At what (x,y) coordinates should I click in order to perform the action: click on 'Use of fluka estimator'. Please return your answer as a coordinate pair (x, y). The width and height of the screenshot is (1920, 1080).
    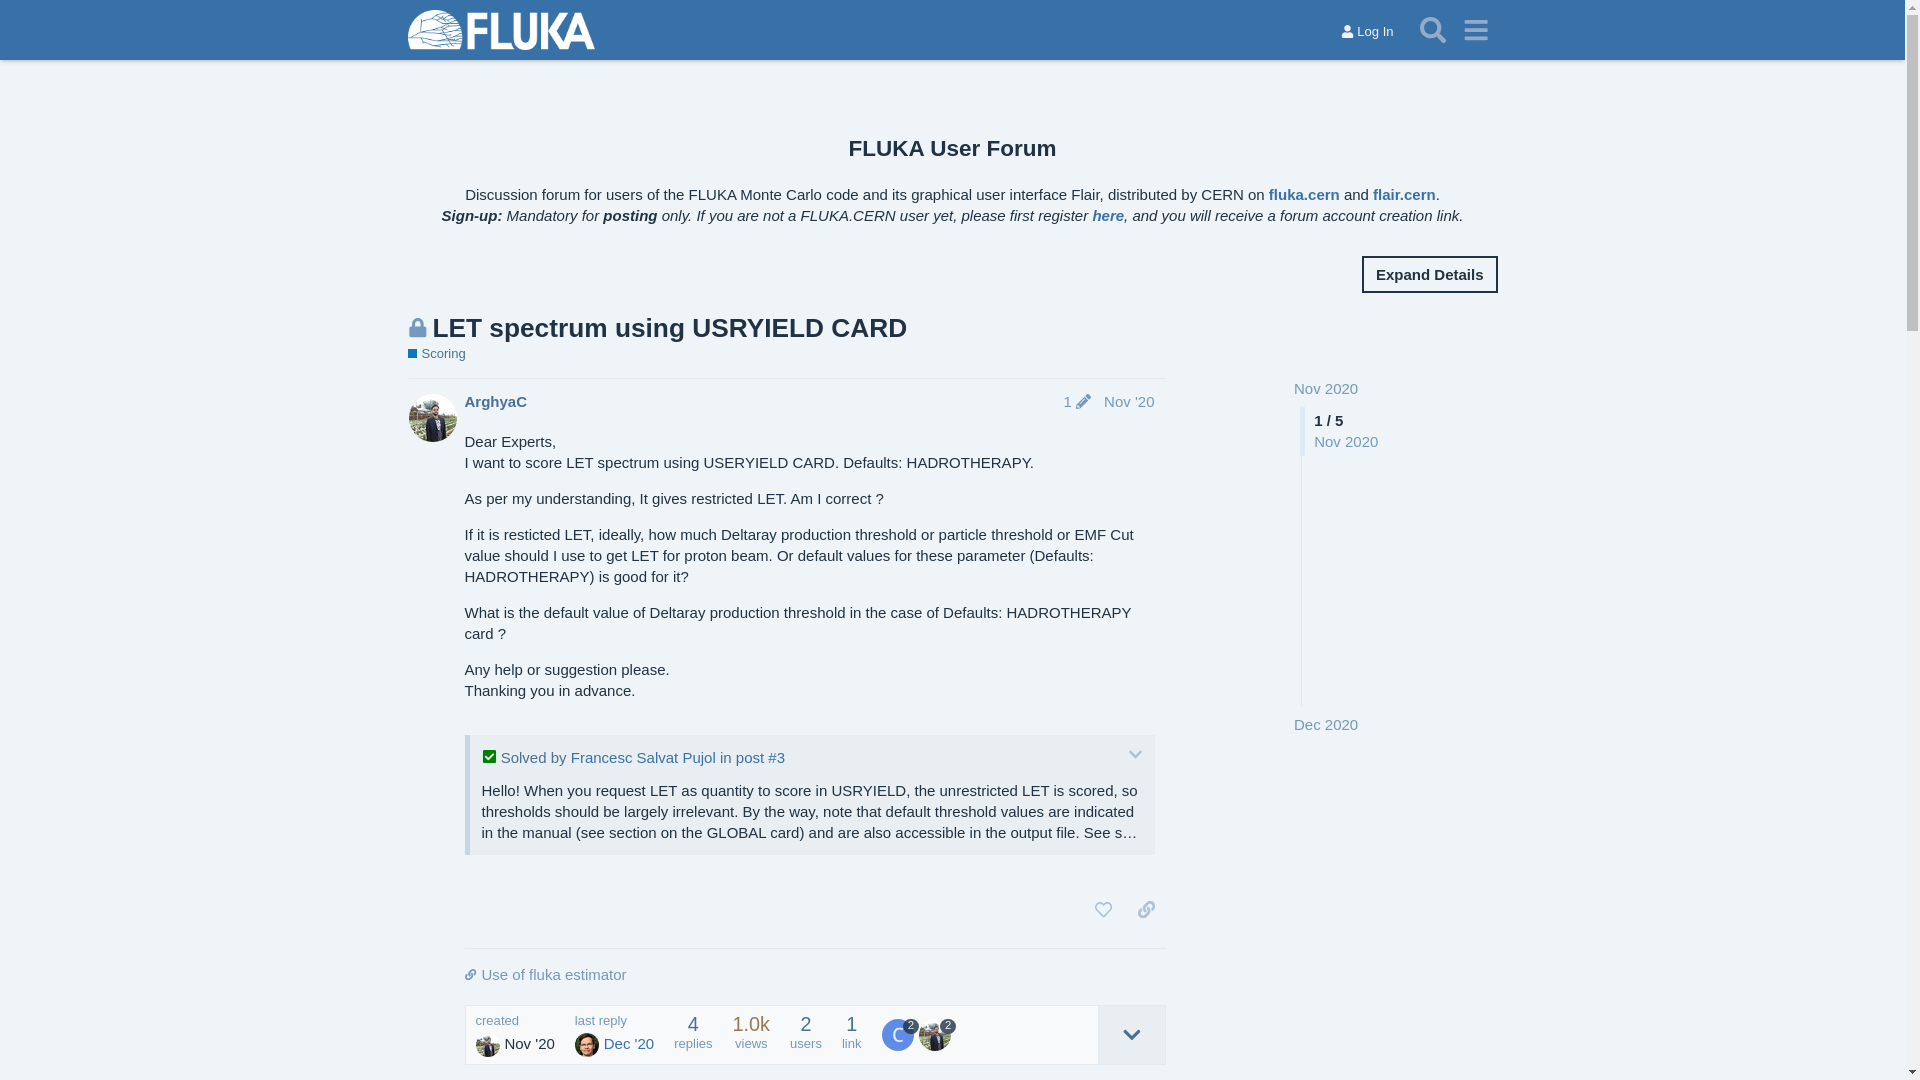
    Looking at the image, I should click on (814, 973).